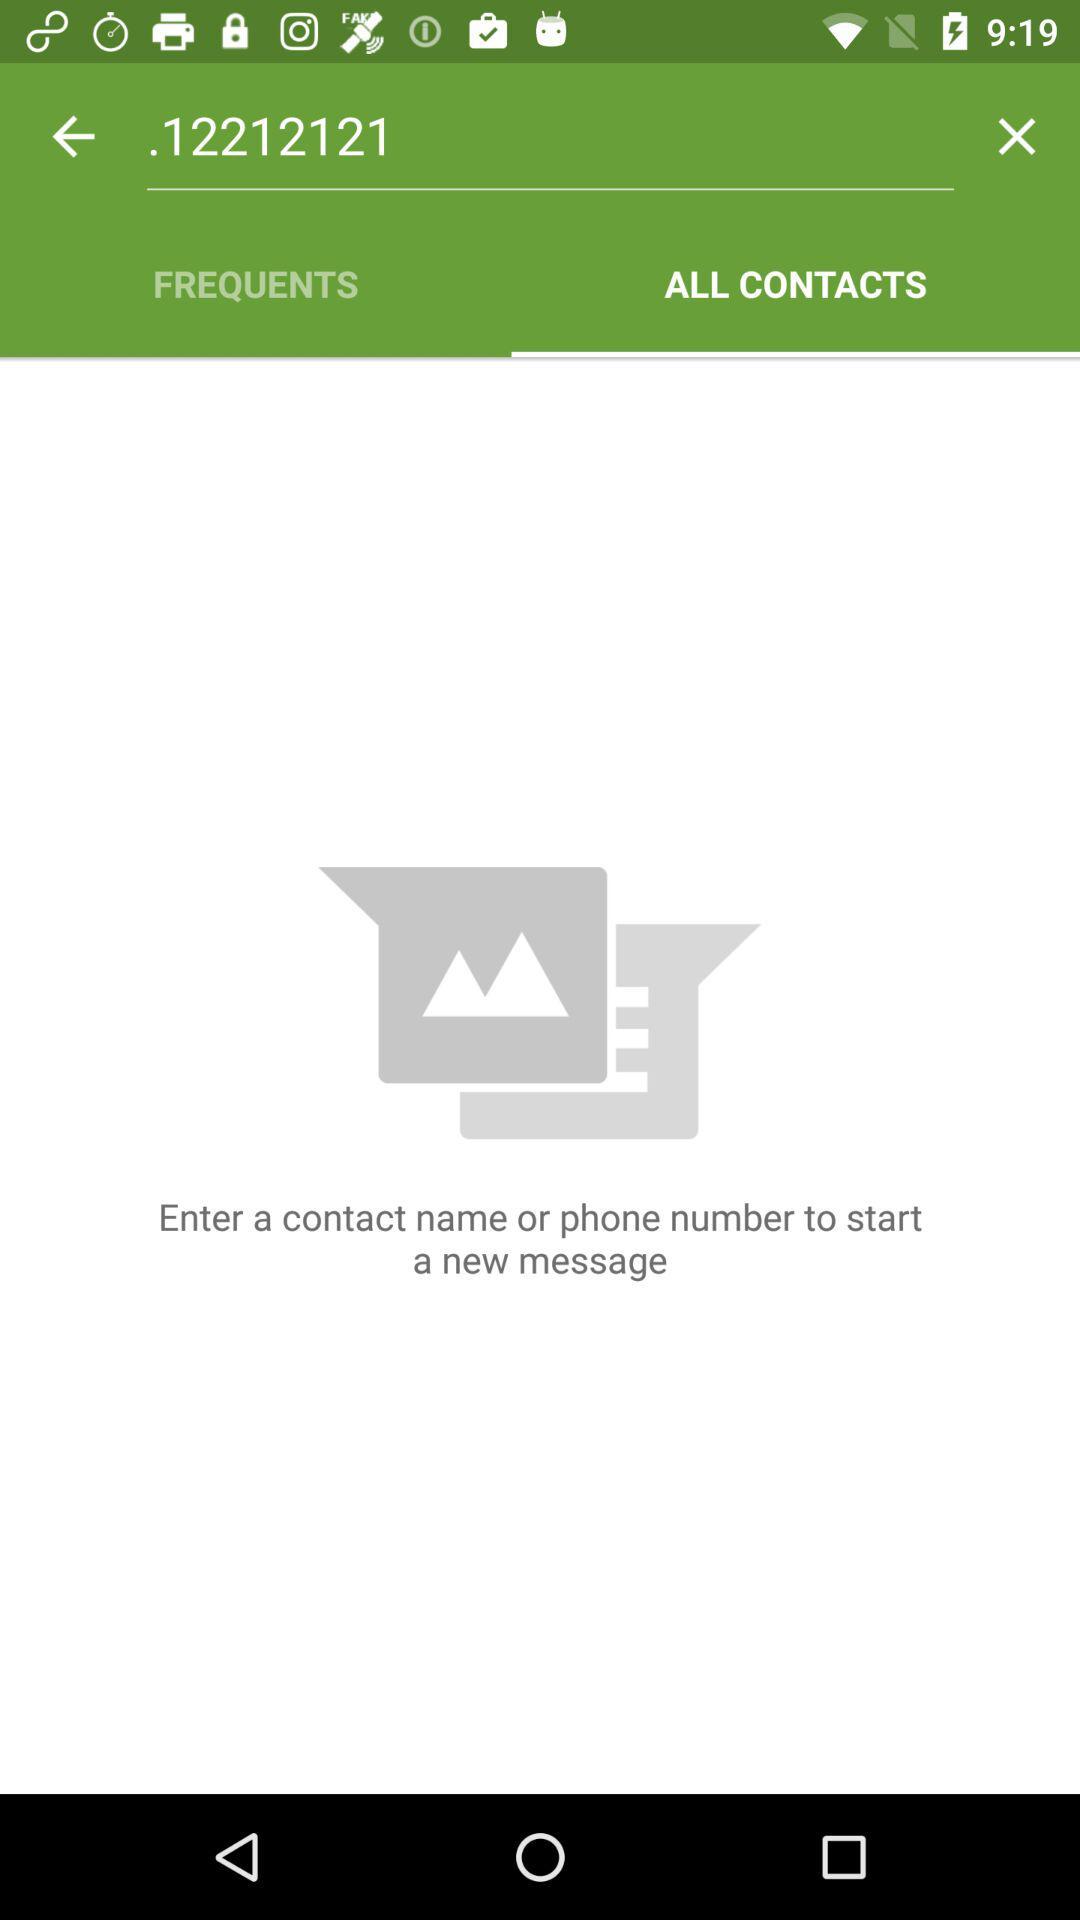  I want to click on the app above the all contacts icon, so click(1017, 135).